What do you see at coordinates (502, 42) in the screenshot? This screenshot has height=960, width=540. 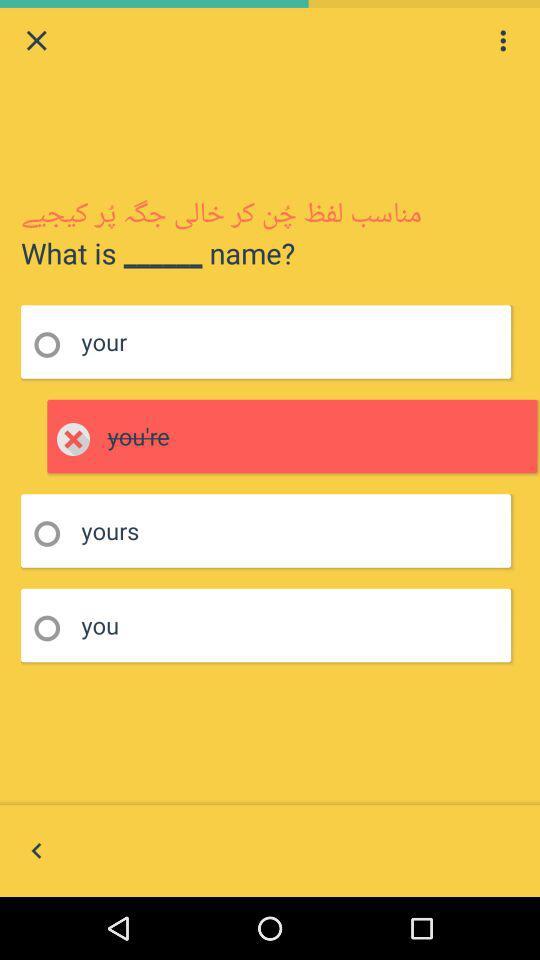 I see `the more icon` at bounding box center [502, 42].